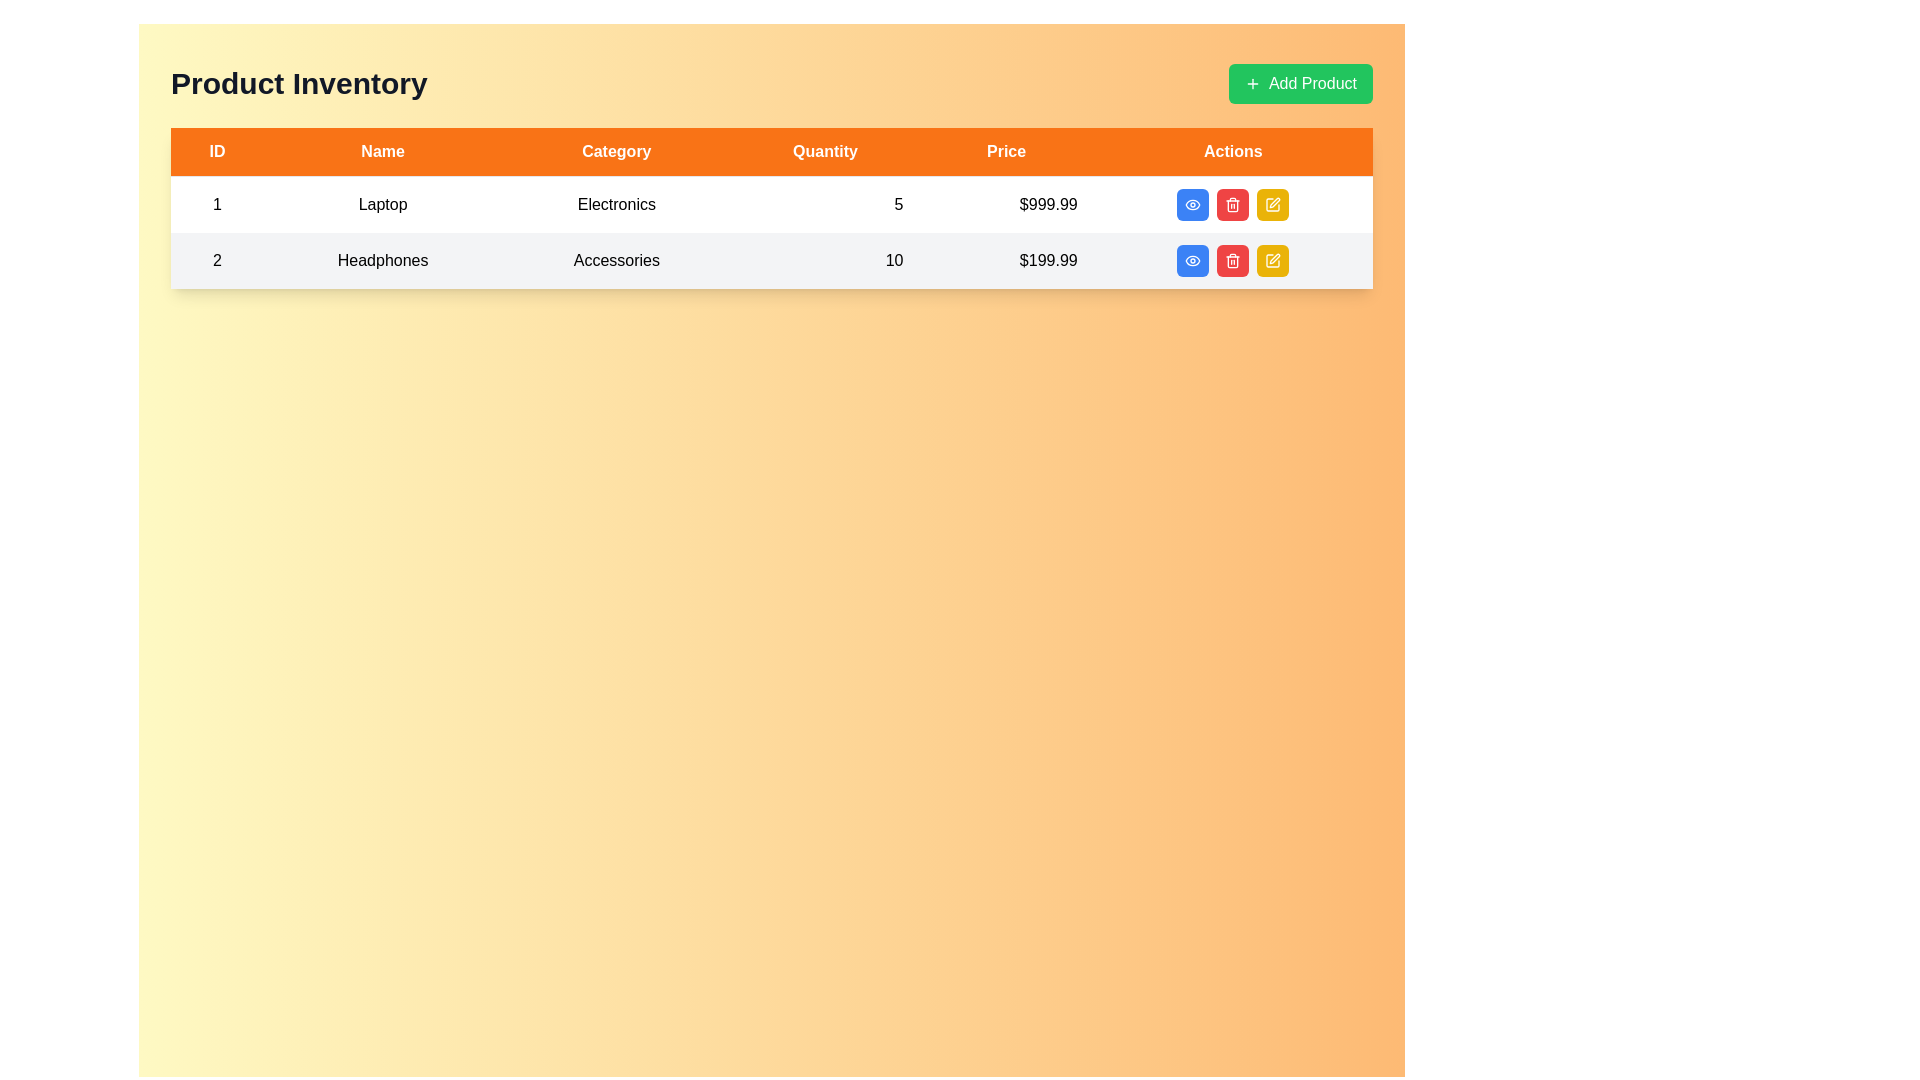 The height and width of the screenshot is (1080, 1920). What do you see at coordinates (1300, 83) in the screenshot?
I see `the action button for adding a product to the inventory, located in the top-right corner of the layout, to observe its hover effect` at bounding box center [1300, 83].